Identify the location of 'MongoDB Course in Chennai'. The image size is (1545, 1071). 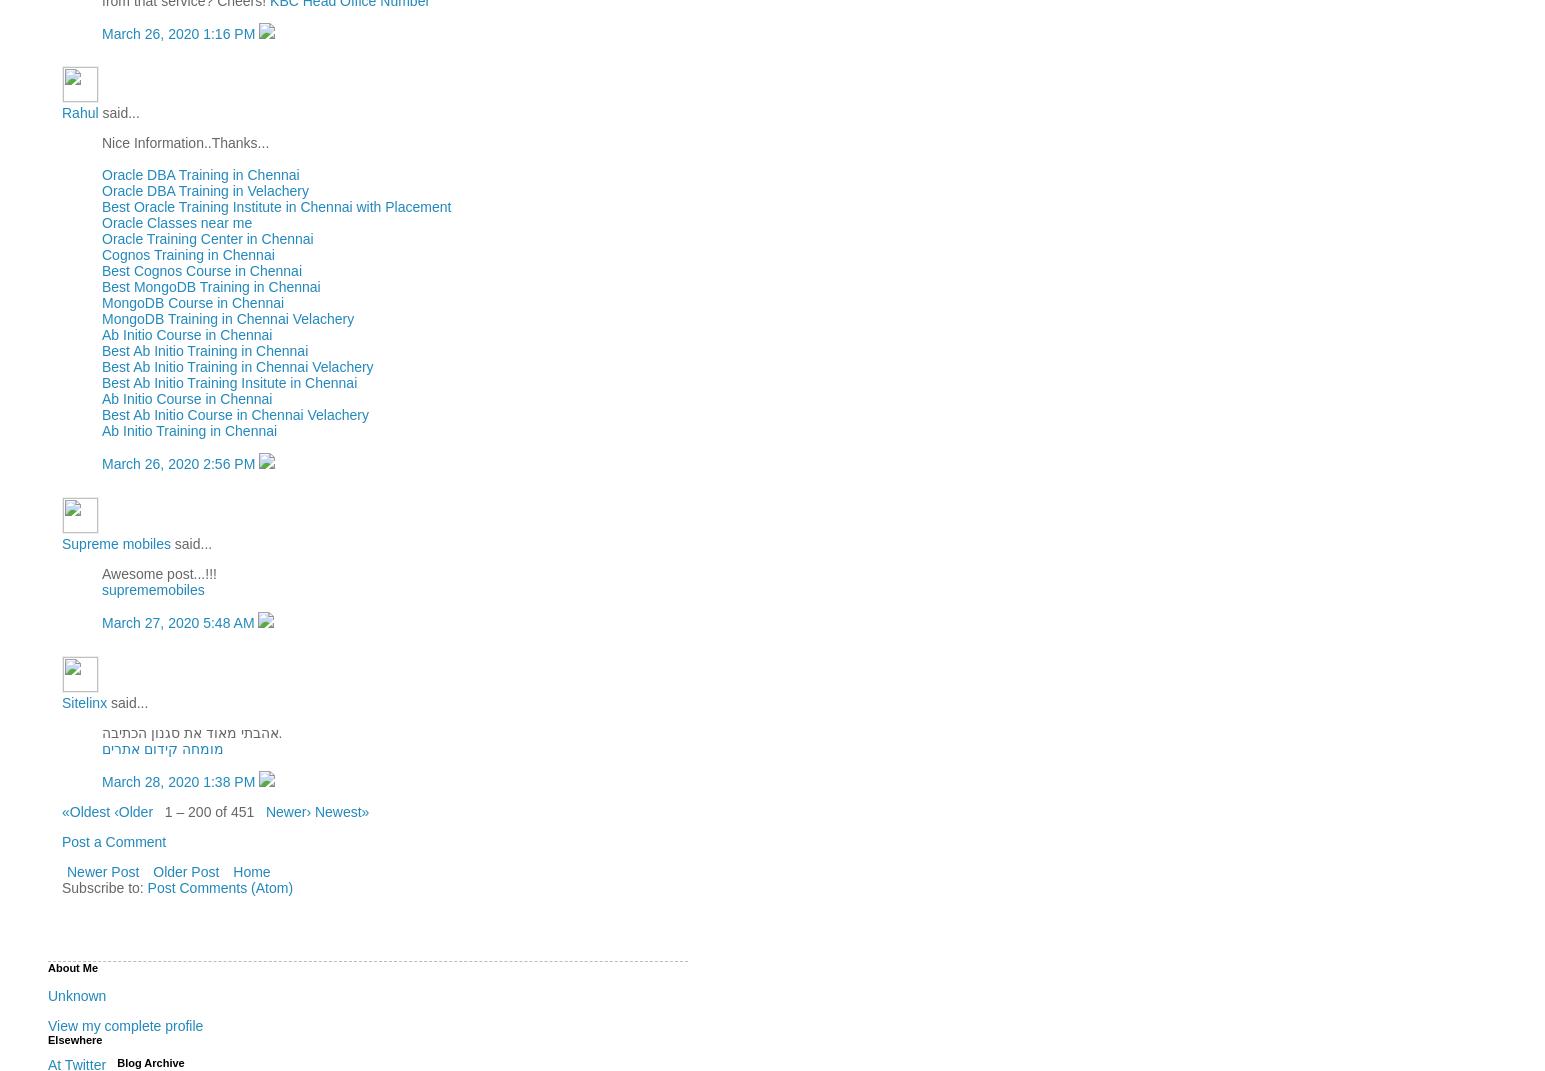
(192, 302).